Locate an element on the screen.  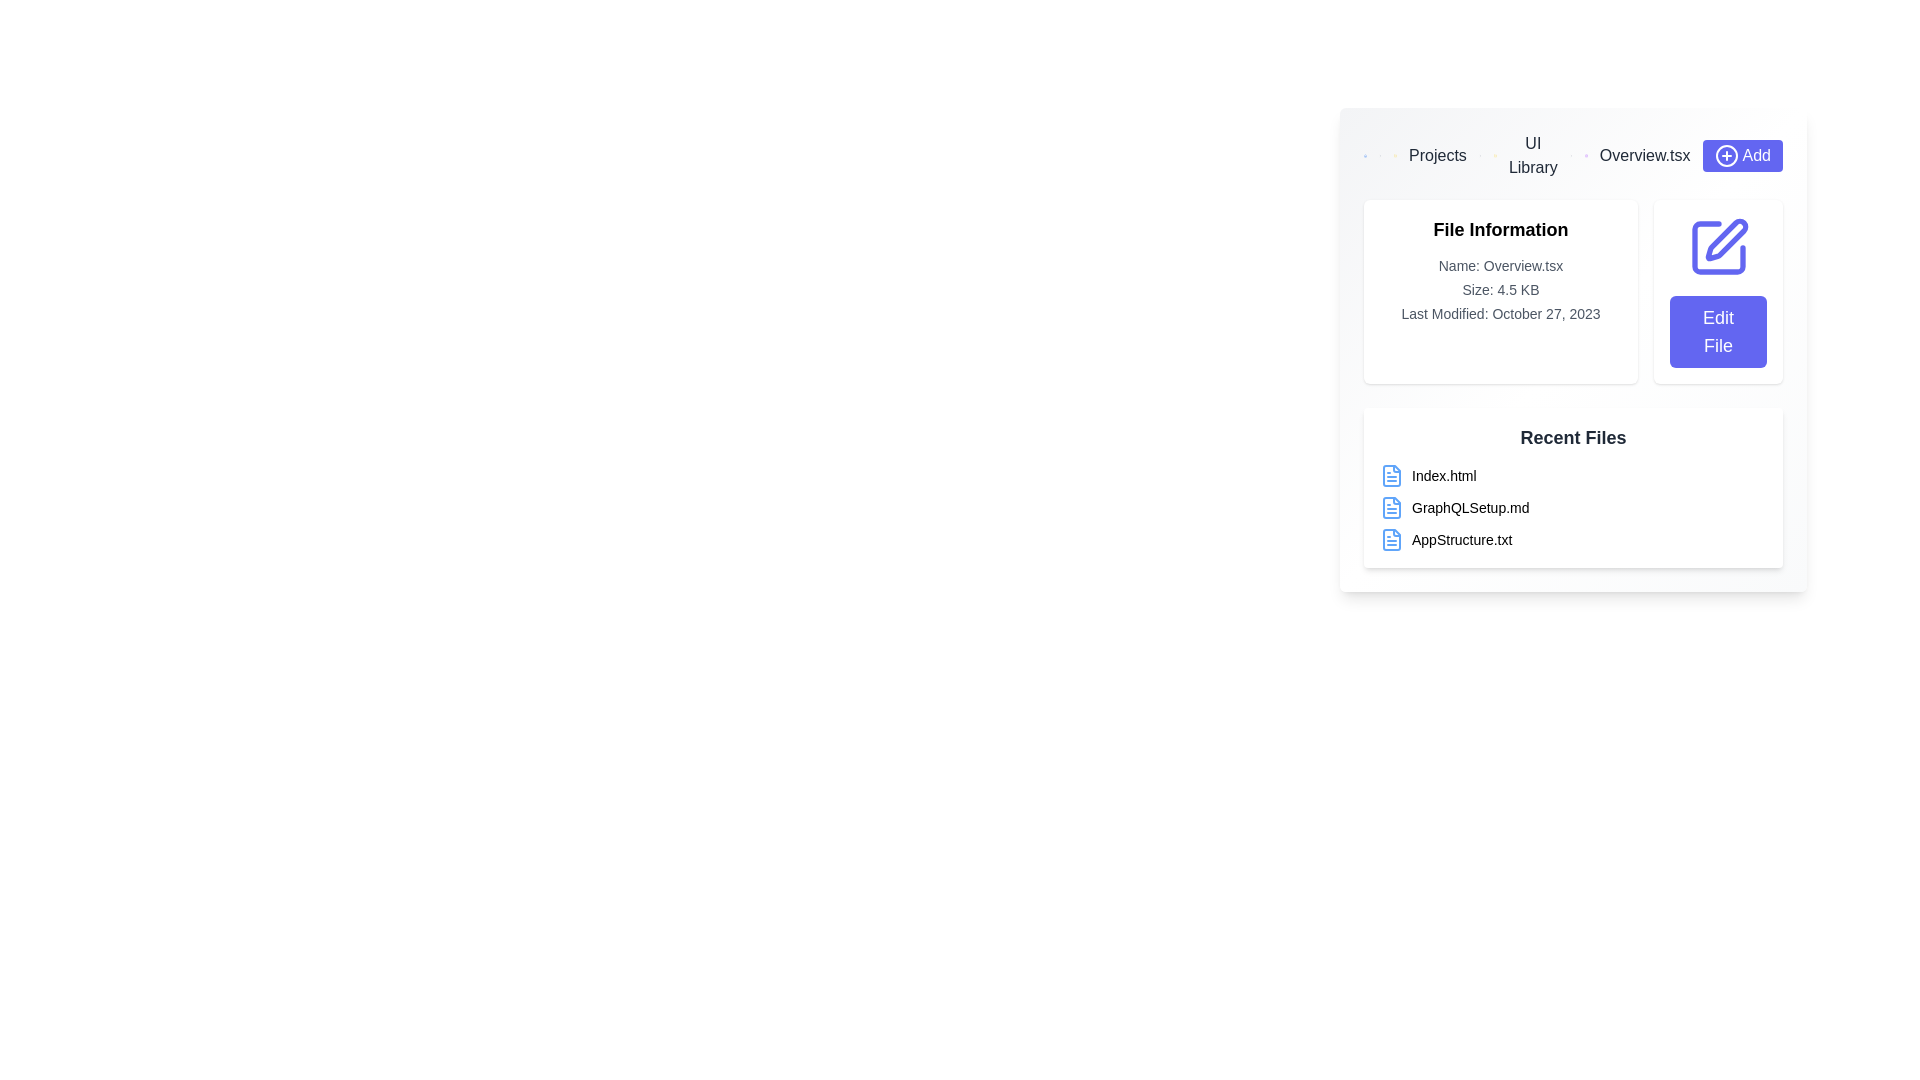
the file entry named 'GraphQLSetup.md' in the 'Recent Files' list is located at coordinates (1572, 507).